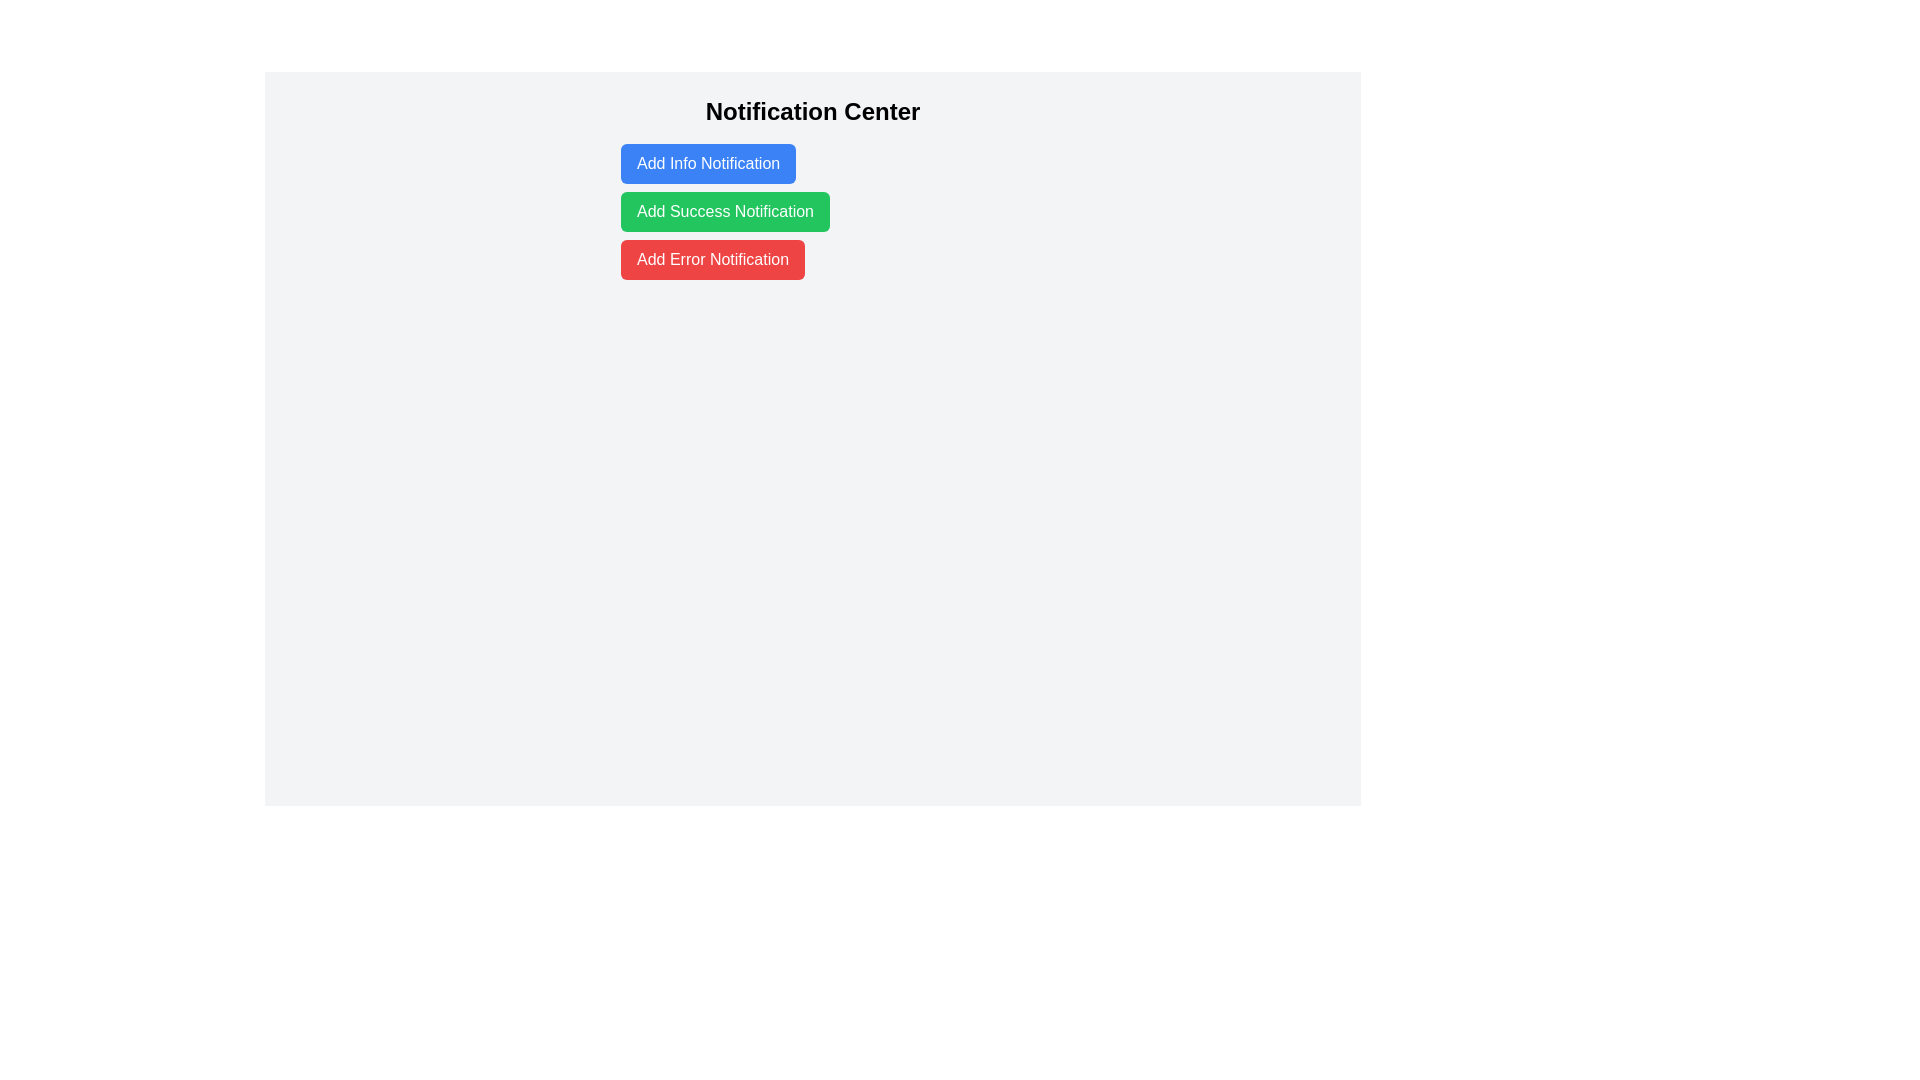 The height and width of the screenshot is (1080, 1920). Describe the element at coordinates (724, 212) in the screenshot. I see `the second button in the Notification Center, located below the 'Add Info Notification' button` at that location.